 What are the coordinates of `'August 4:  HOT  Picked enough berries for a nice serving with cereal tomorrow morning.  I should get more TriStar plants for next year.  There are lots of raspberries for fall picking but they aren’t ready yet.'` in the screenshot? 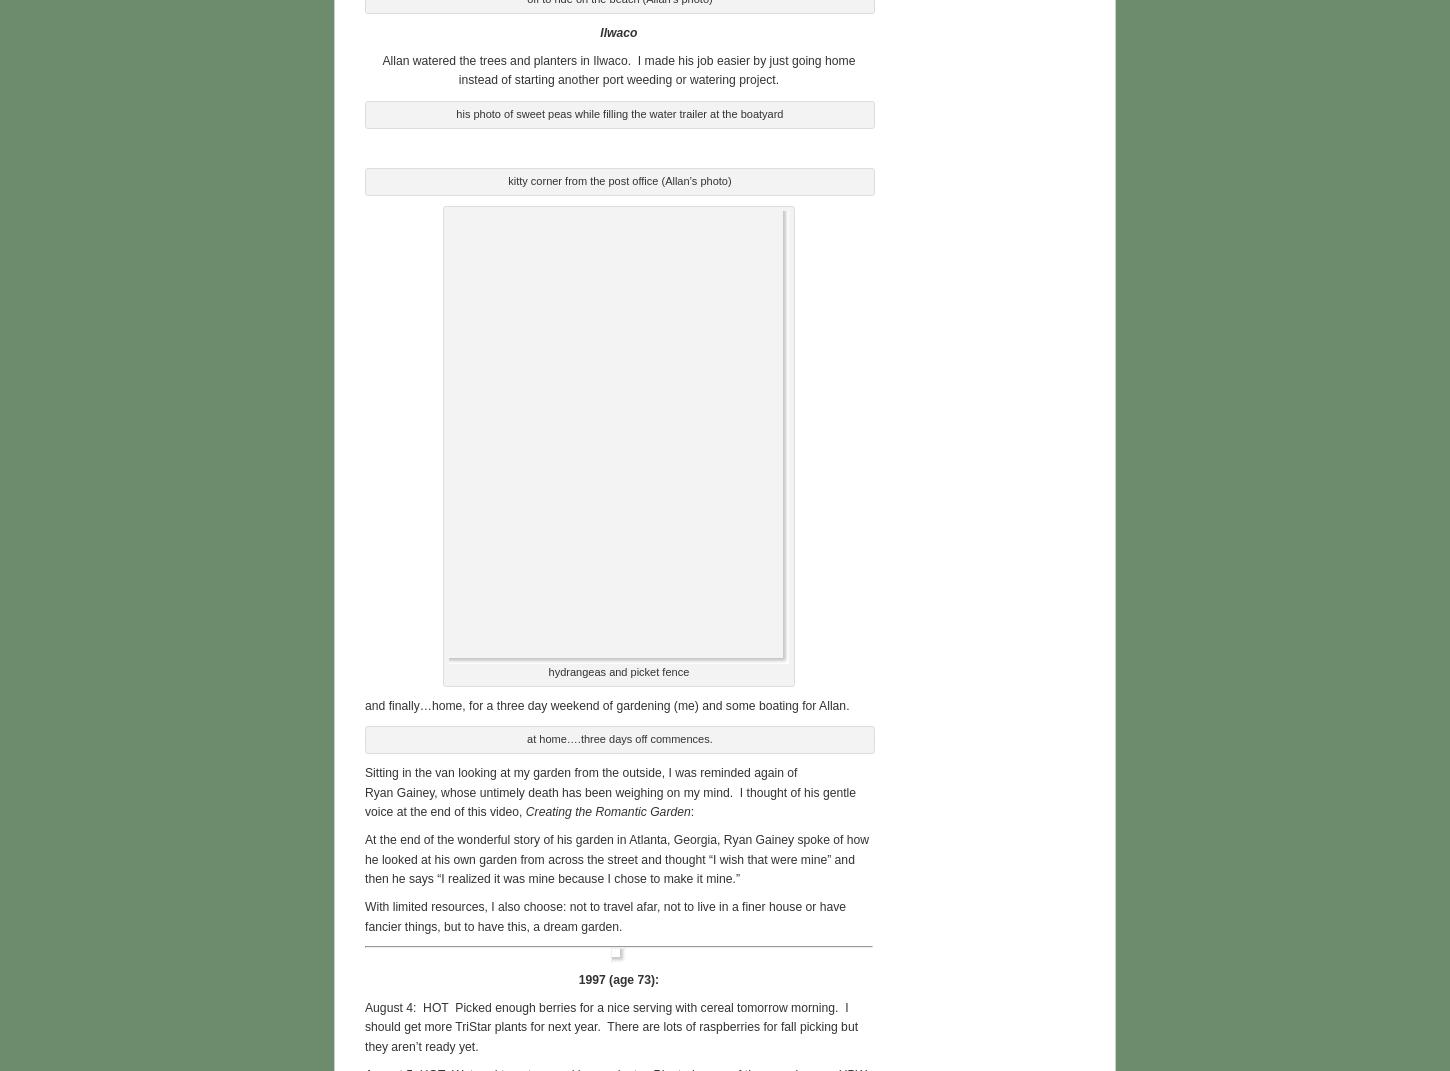 It's located at (610, 1024).